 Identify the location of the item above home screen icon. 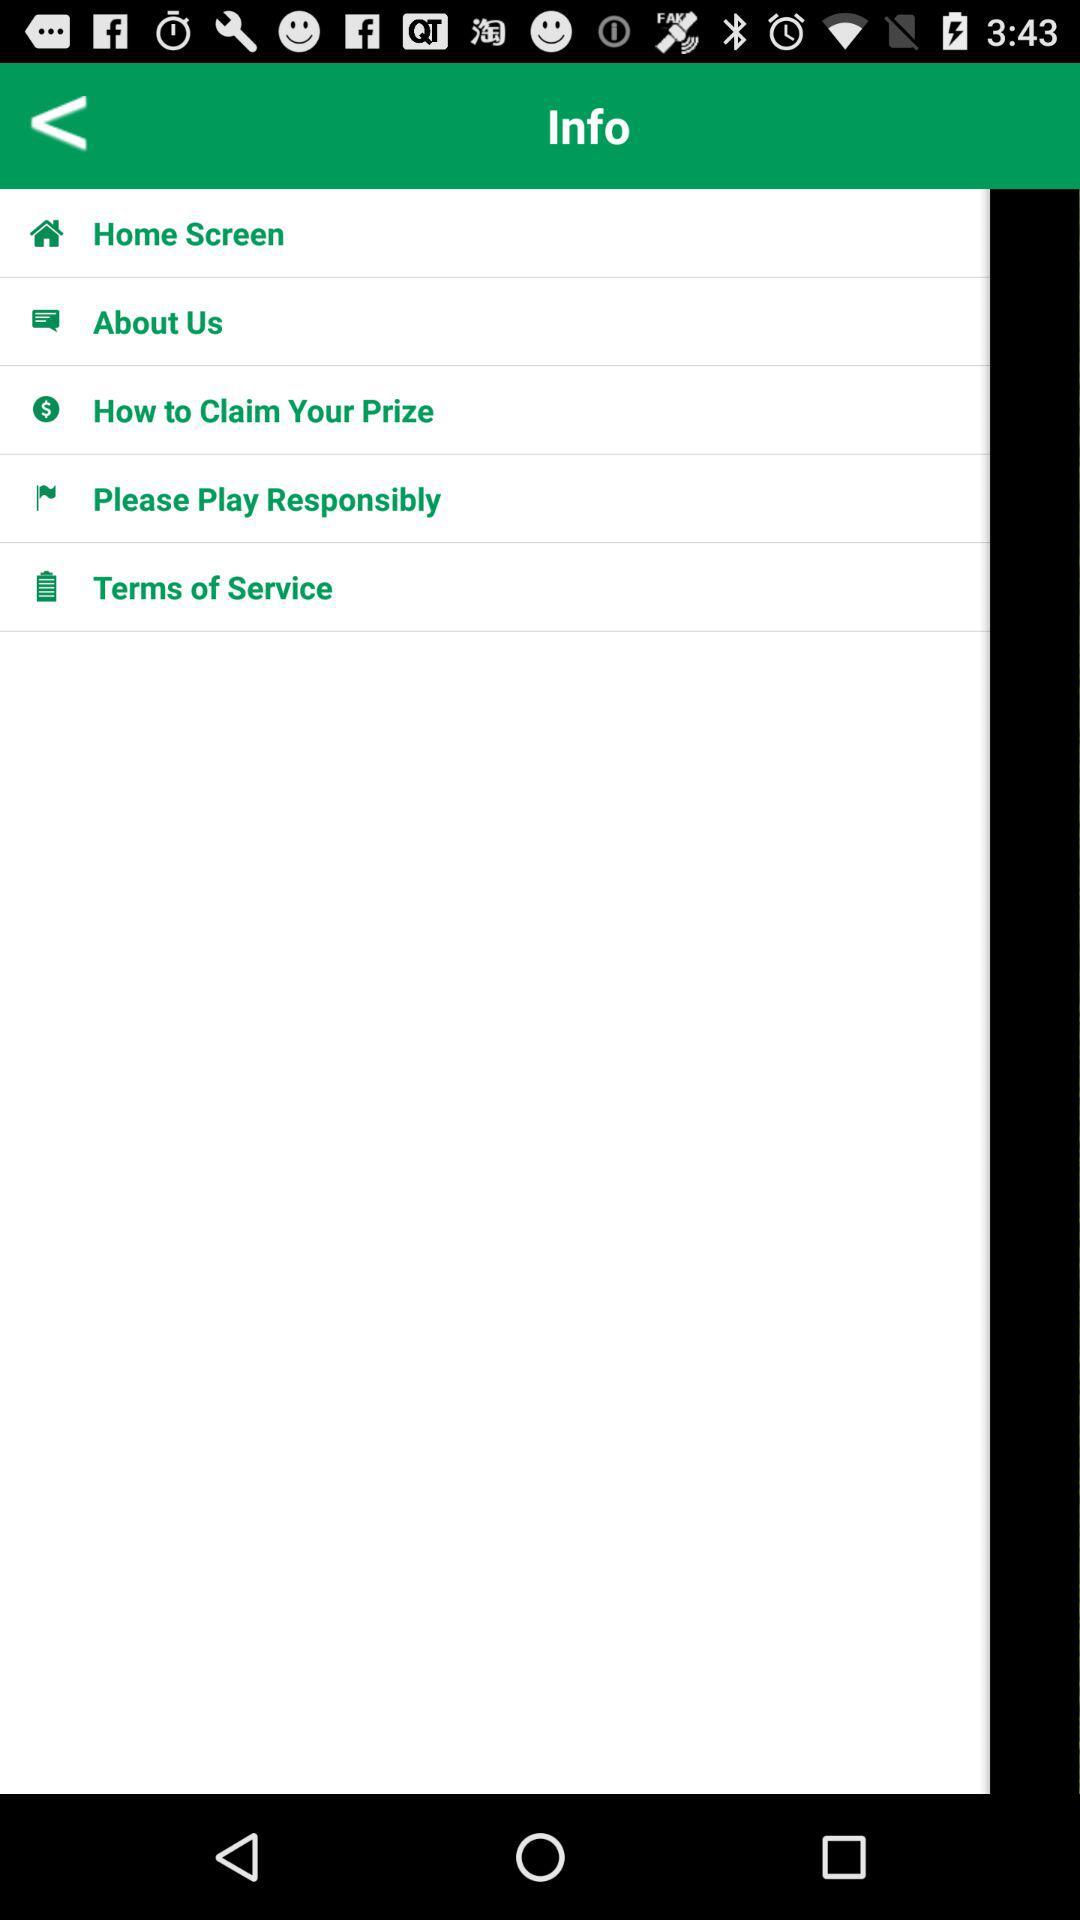
(58, 124).